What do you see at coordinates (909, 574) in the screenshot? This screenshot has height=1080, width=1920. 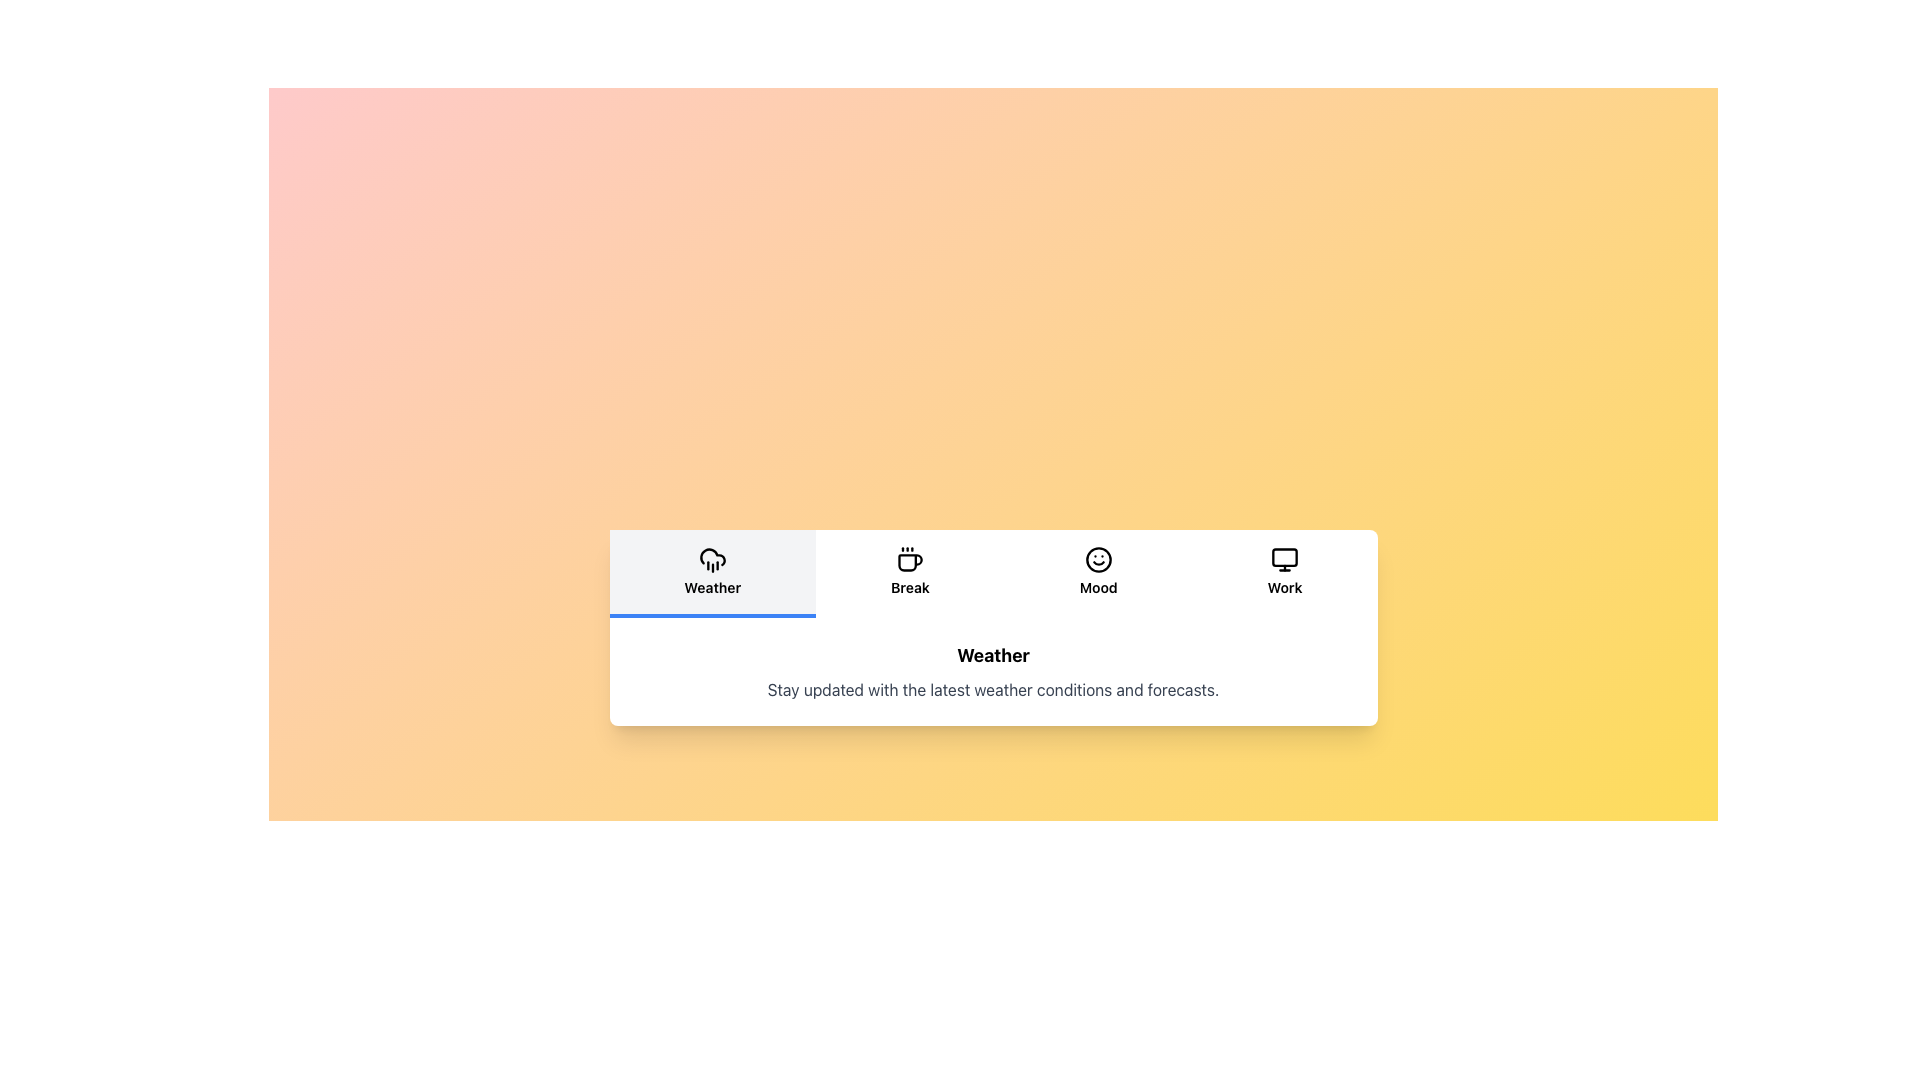 I see `the coffee cup icon button labeled 'Break'` at bounding box center [909, 574].